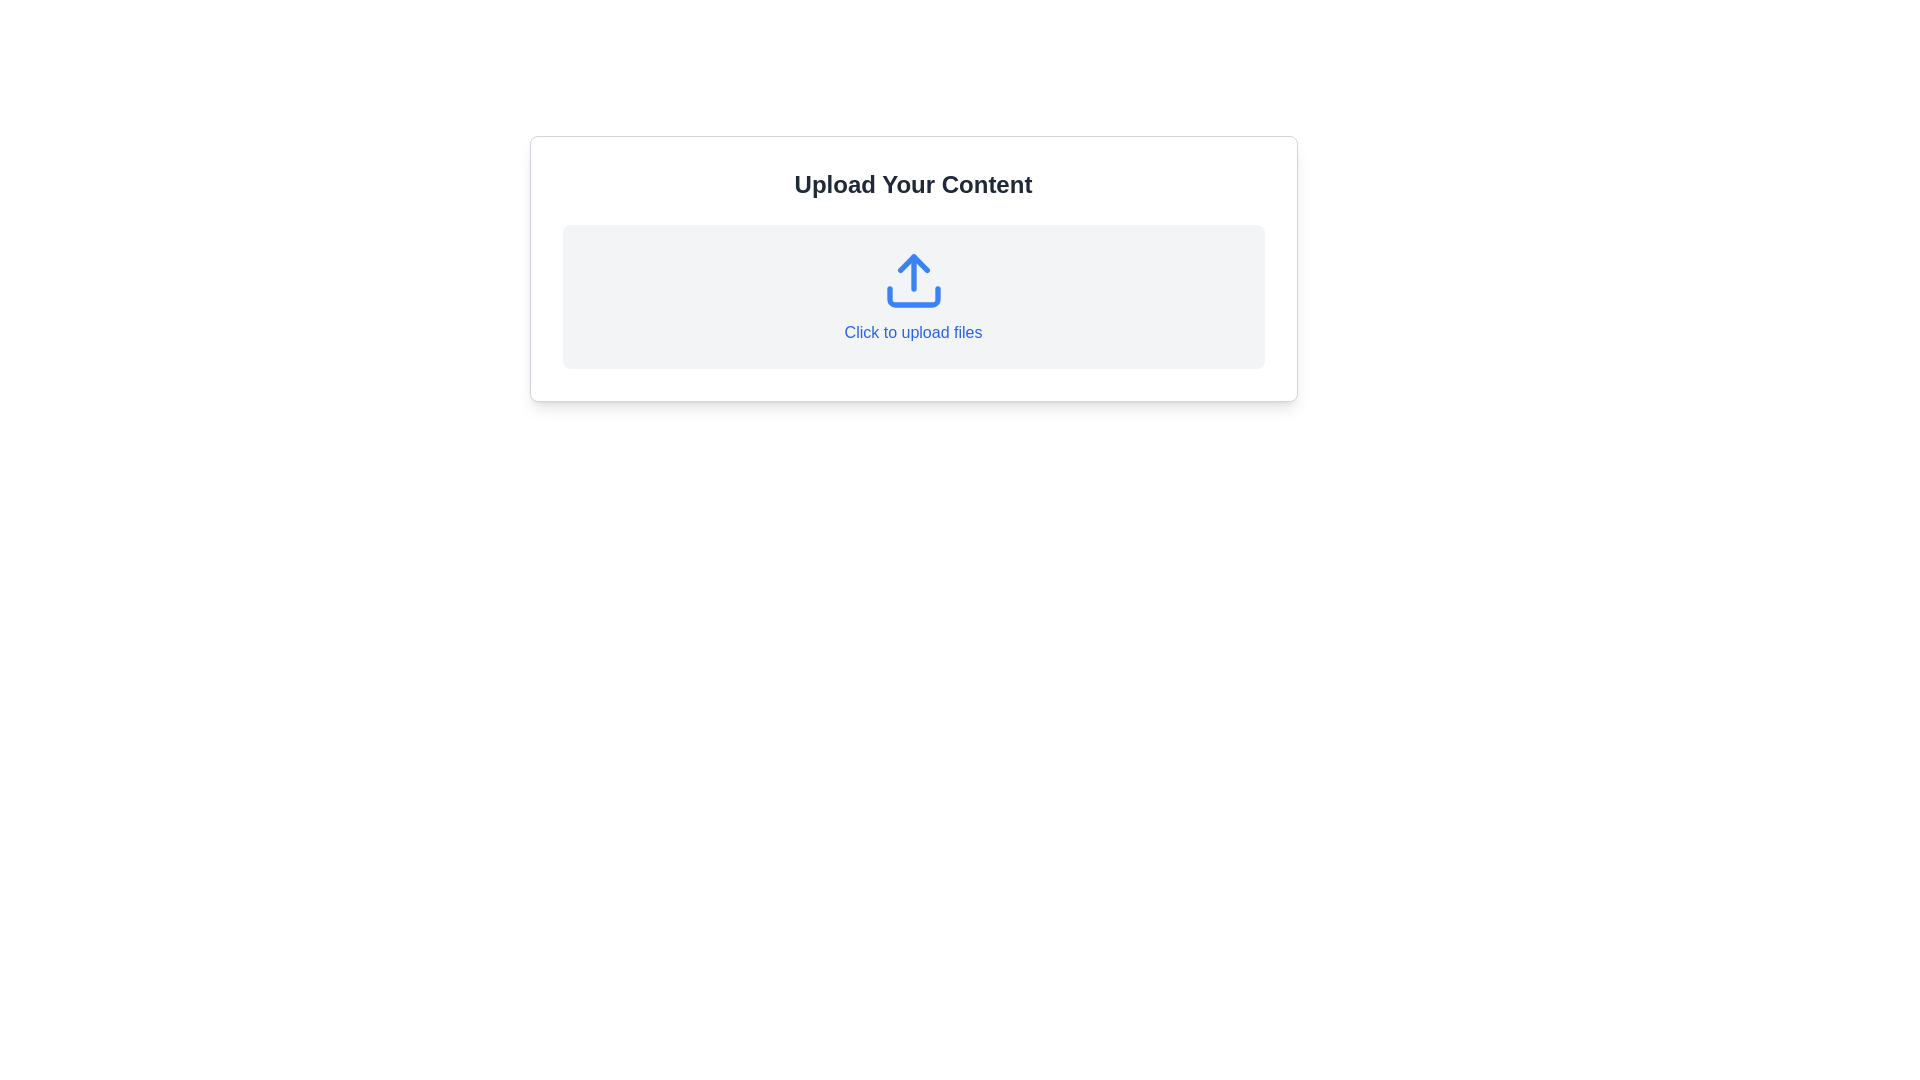 The image size is (1920, 1080). I want to click on SVG details of the triangular upward arrowhead graphic, which is blue and located in the upper part of the upload icon, so click(912, 262).